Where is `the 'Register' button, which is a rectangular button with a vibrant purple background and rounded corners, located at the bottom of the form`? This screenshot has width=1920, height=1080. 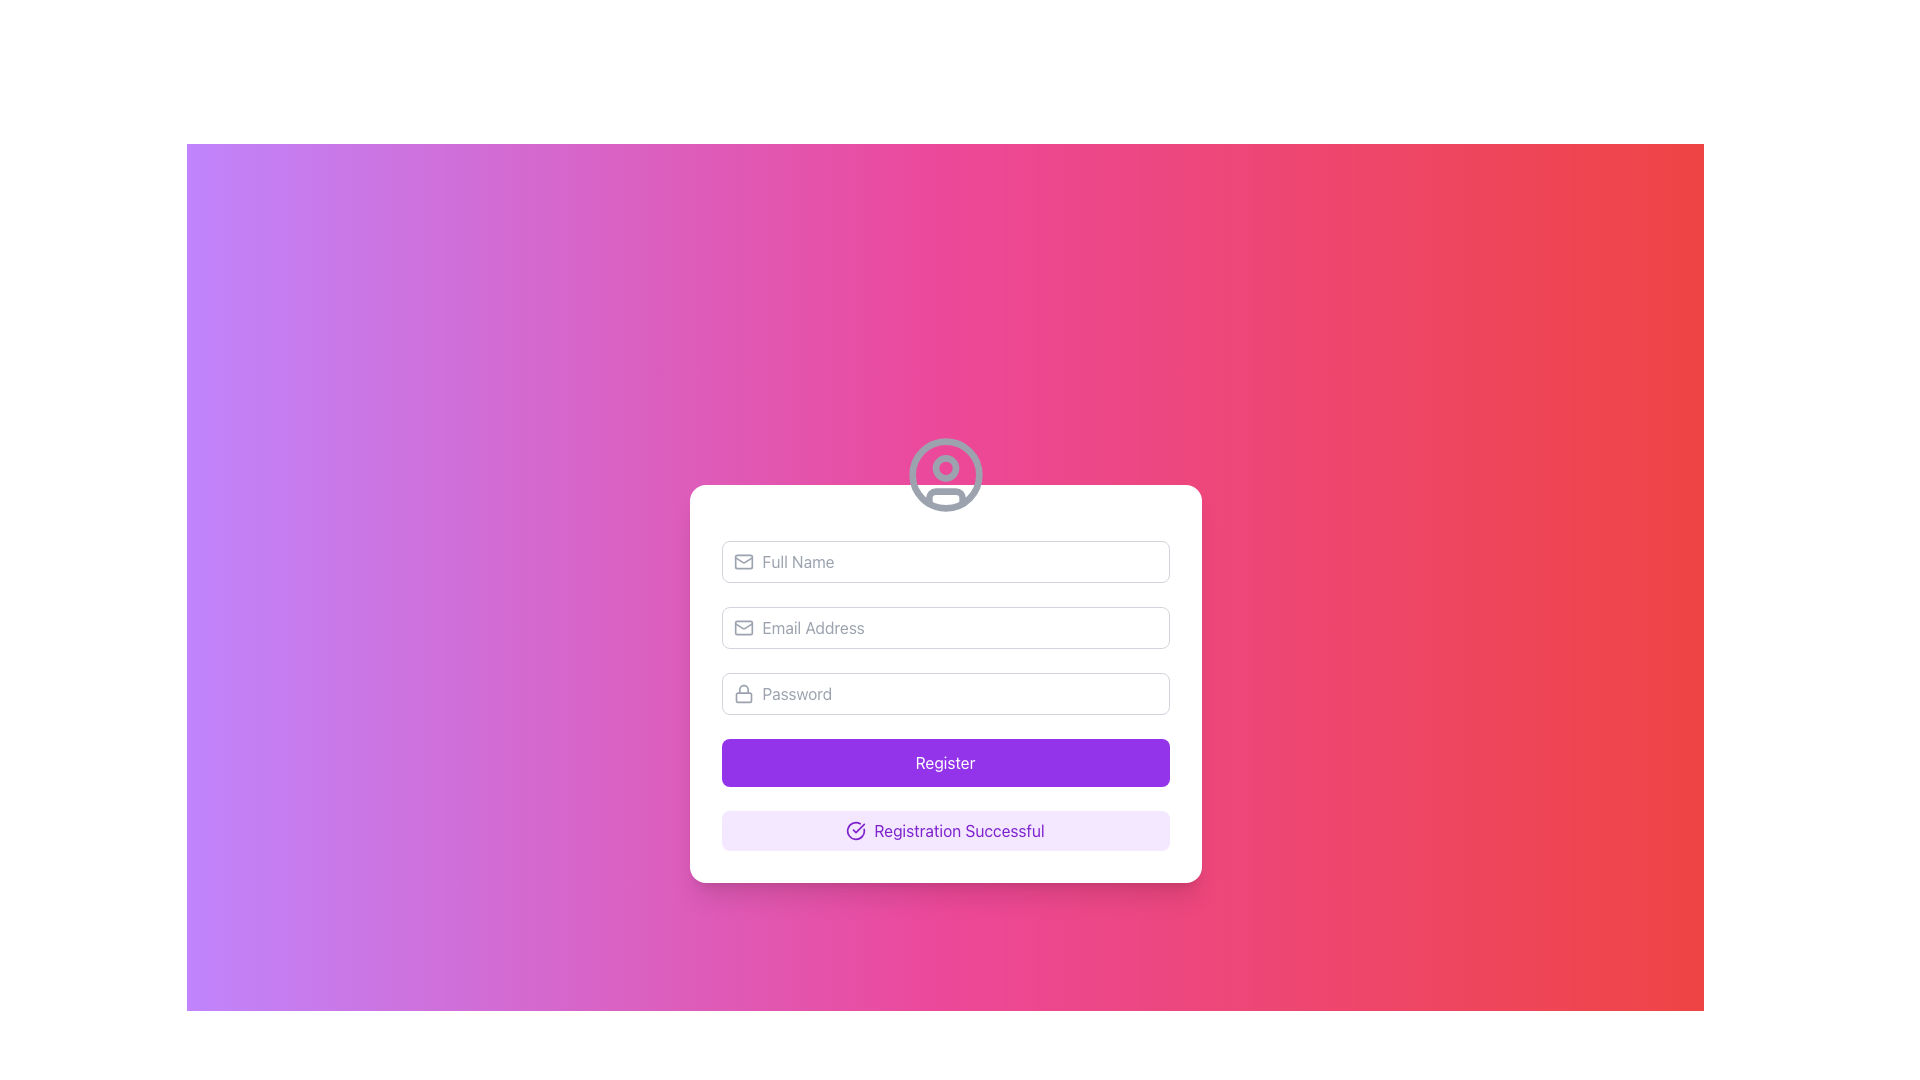 the 'Register' button, which is a rectangular button with a vibrant purple background and rounded corners, located at the bottom of the form is located at coordinates (944, 763).